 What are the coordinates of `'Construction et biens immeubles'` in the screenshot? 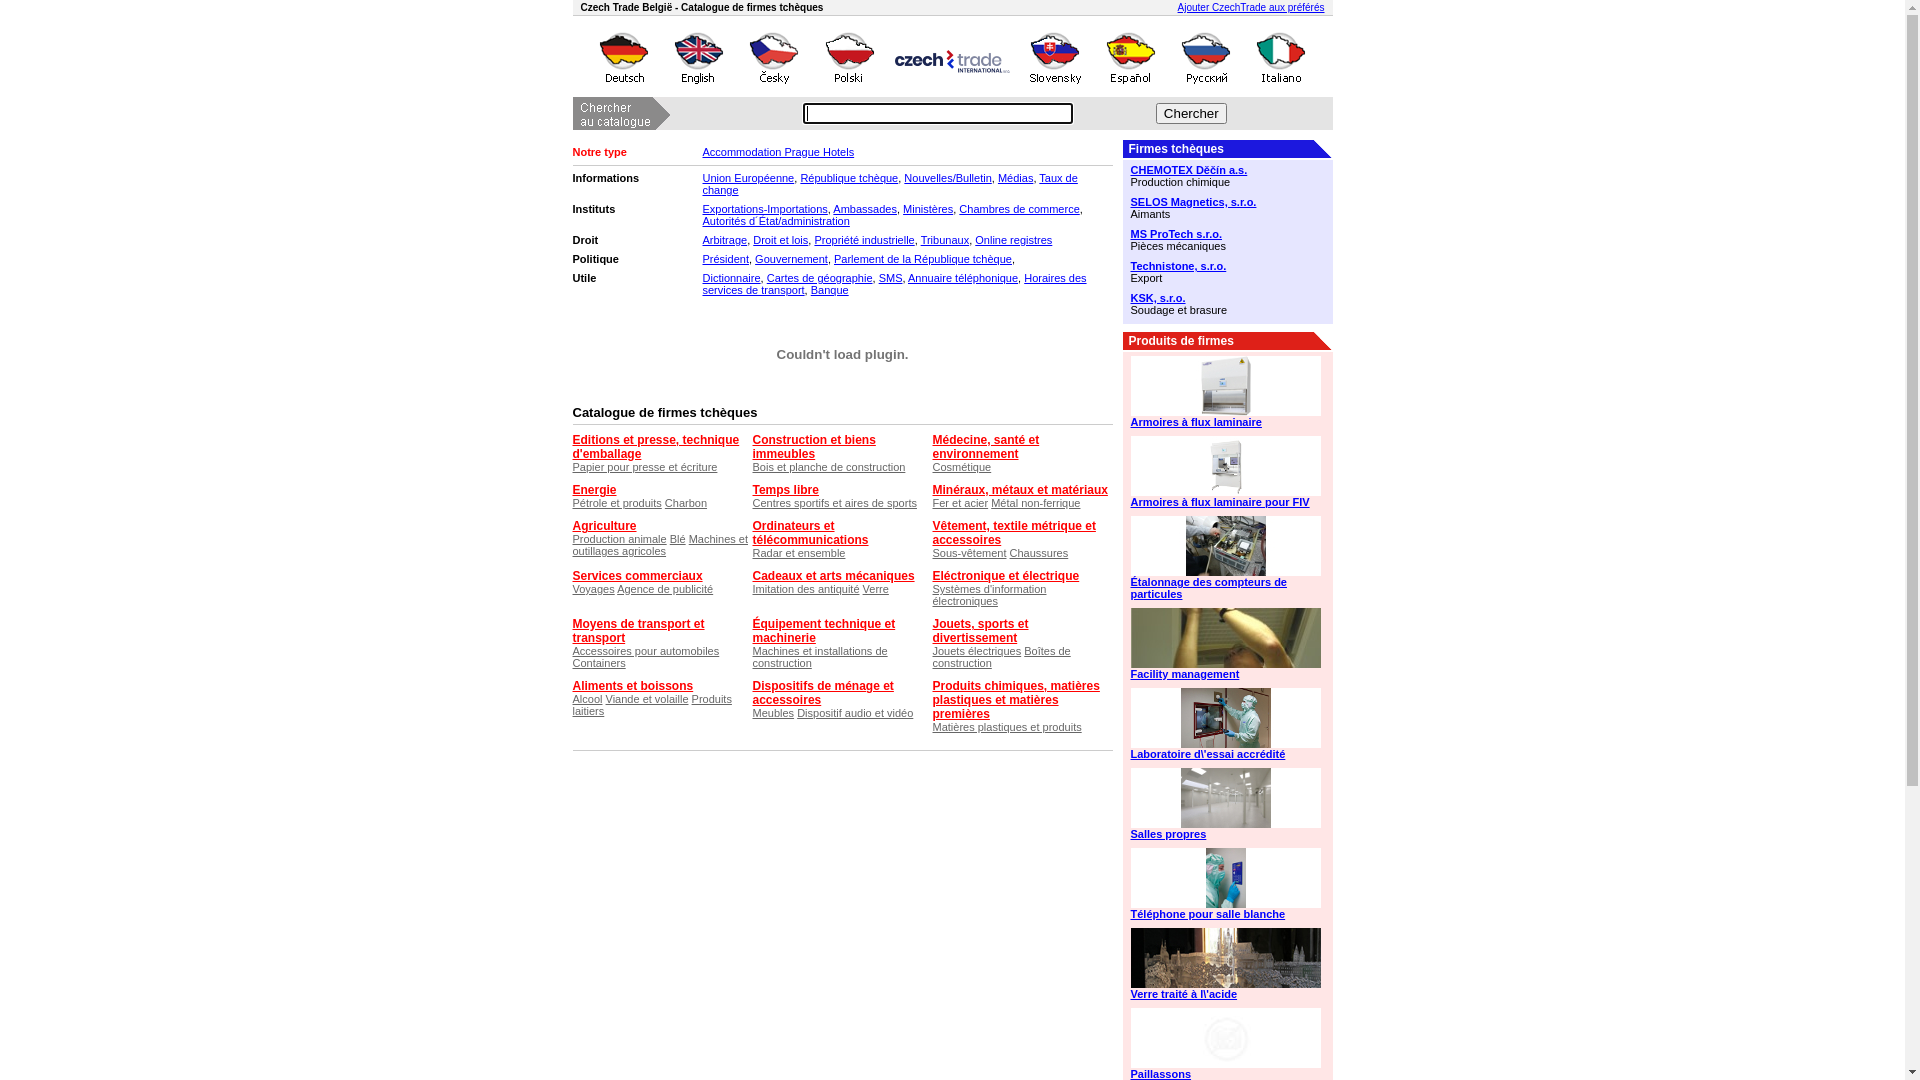 It's located at (751, 446).